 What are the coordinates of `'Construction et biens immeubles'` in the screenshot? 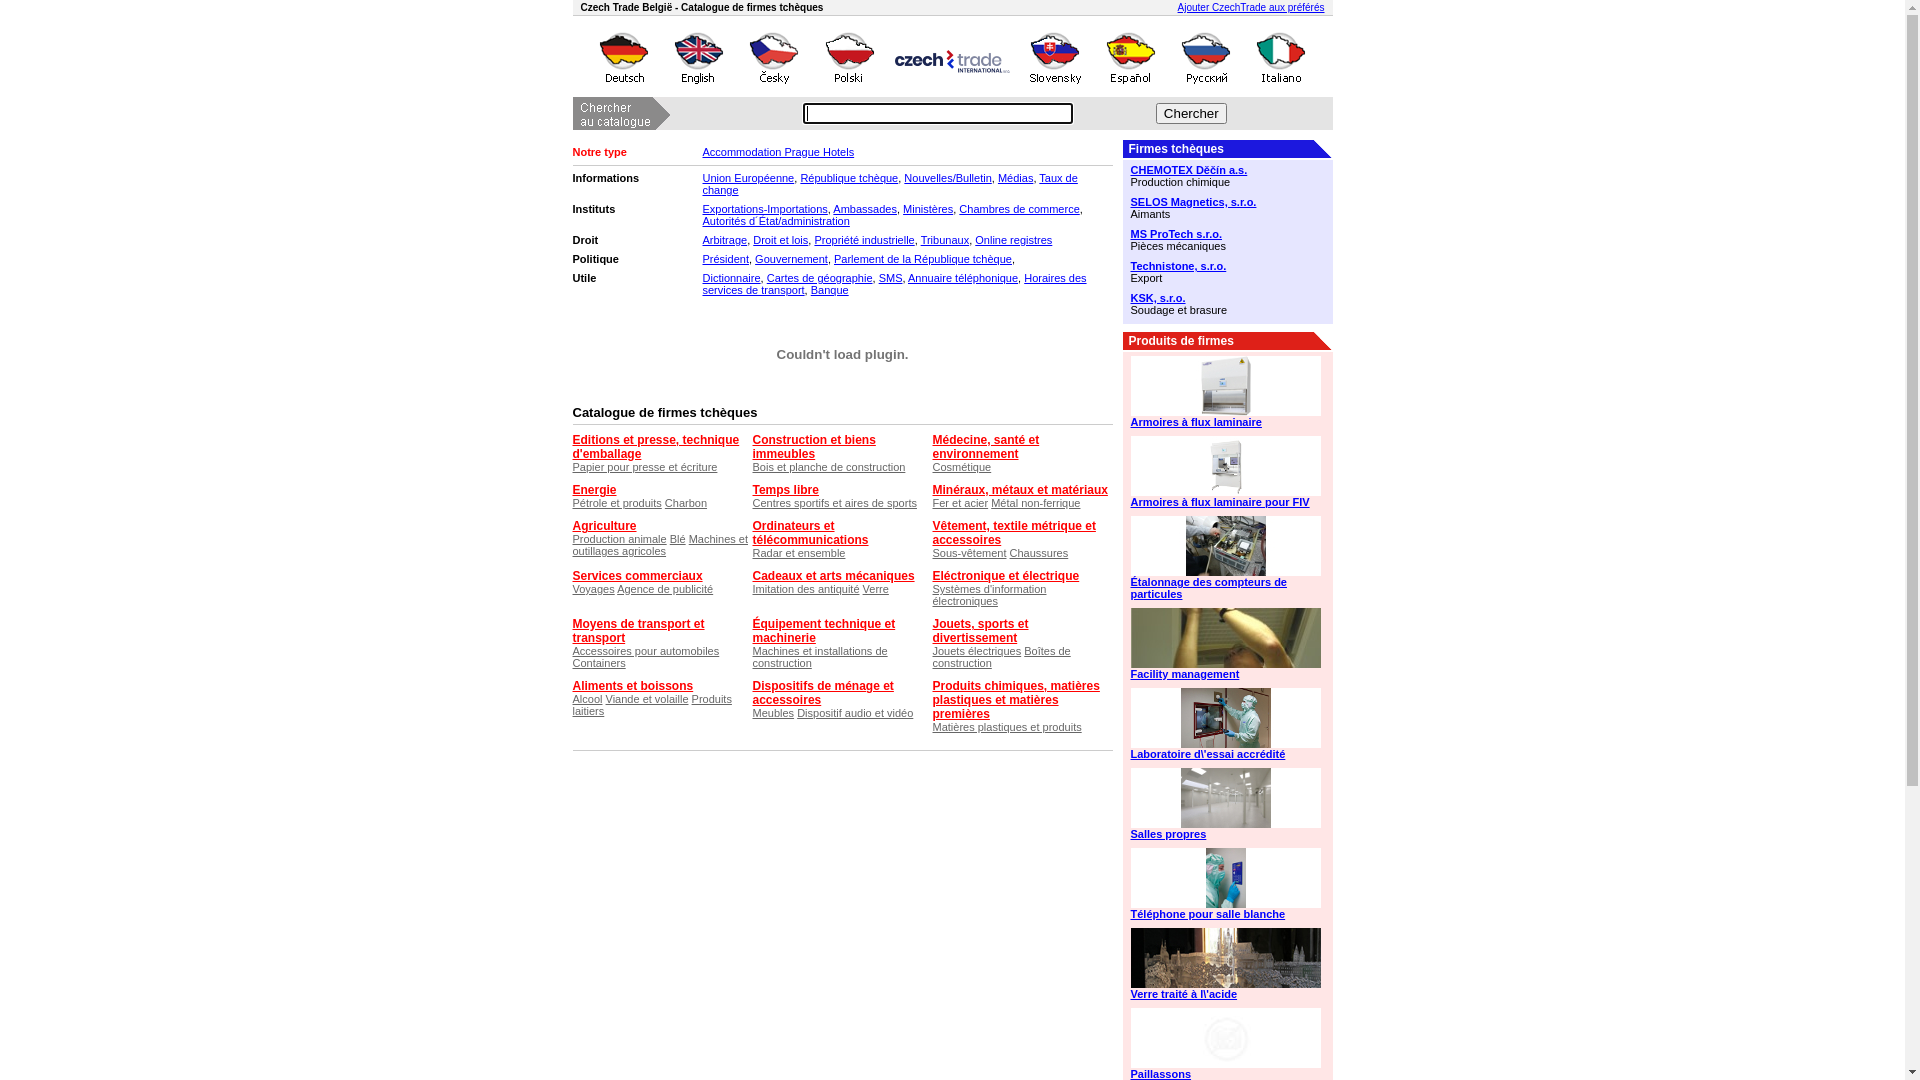 It's located at (751, 446).